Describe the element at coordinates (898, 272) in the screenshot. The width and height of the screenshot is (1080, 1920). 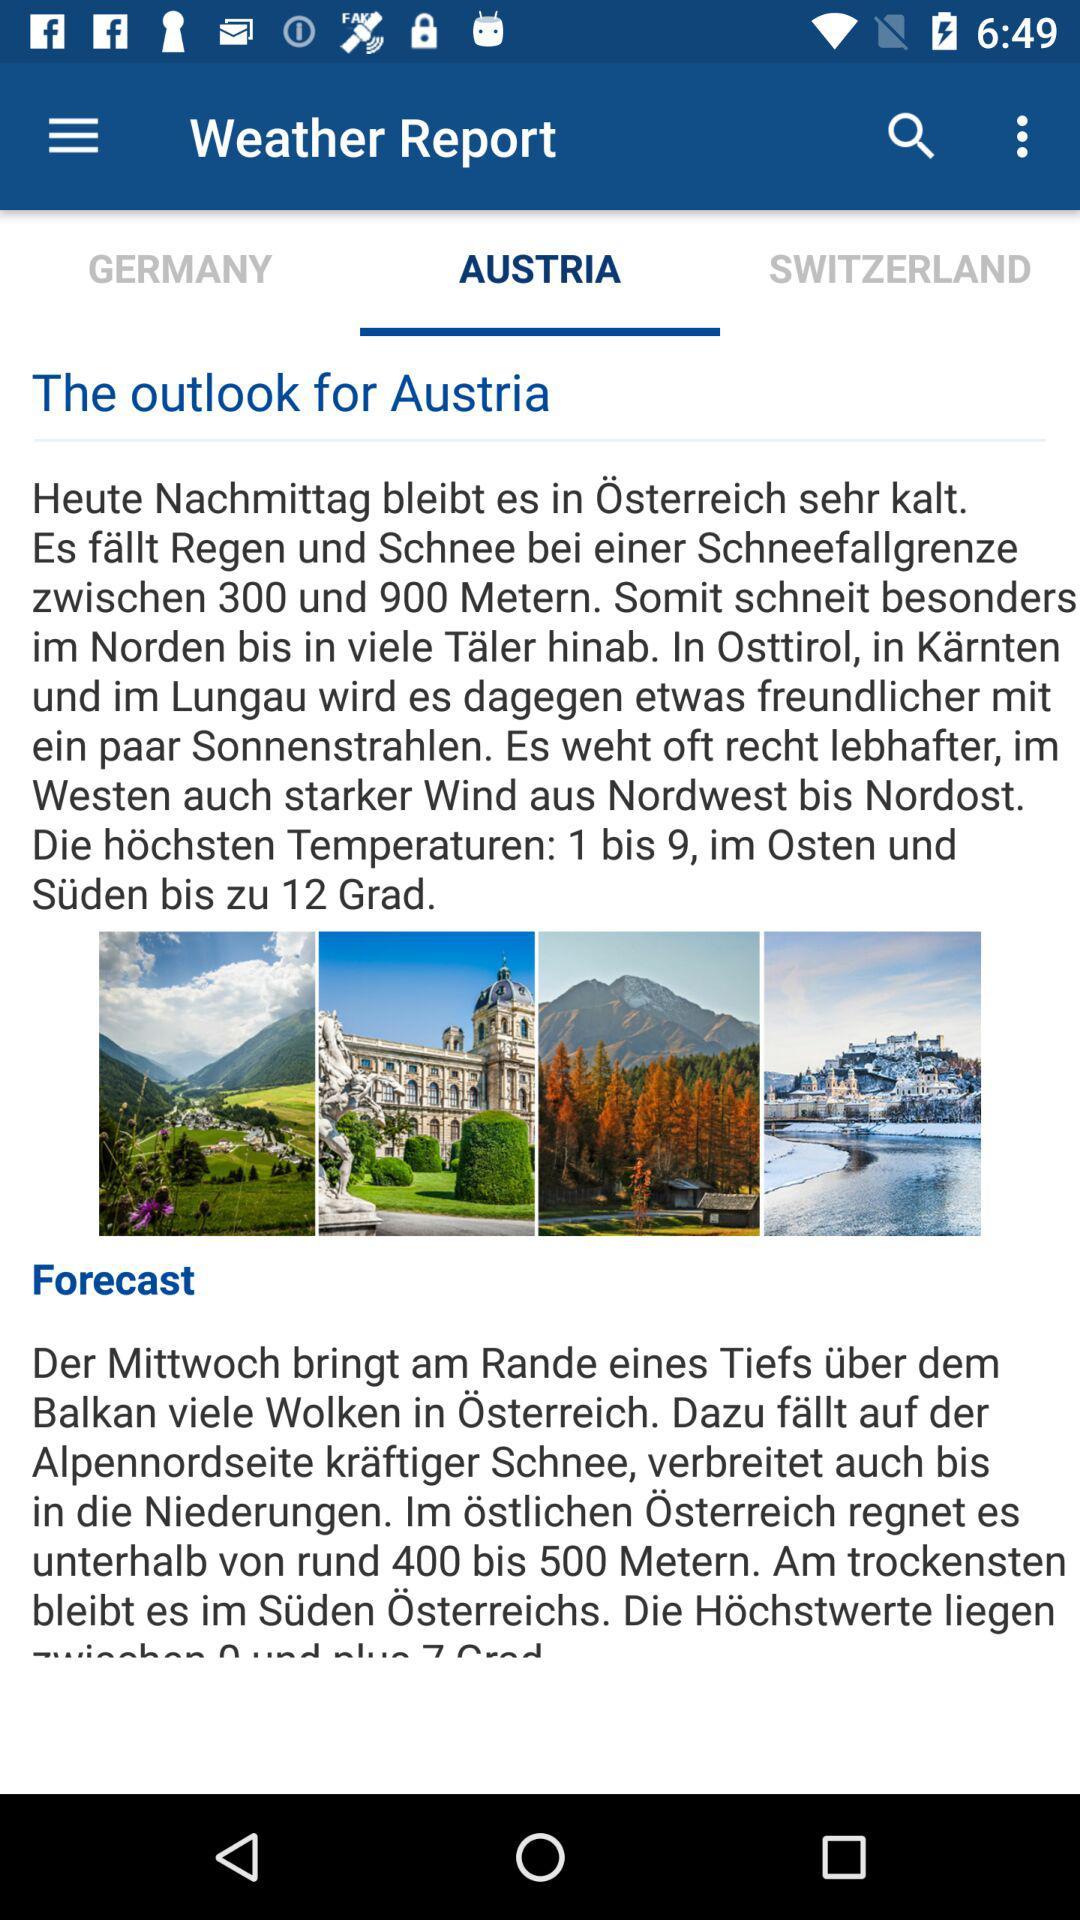
I see `the icon to the right of austria item` at that location.